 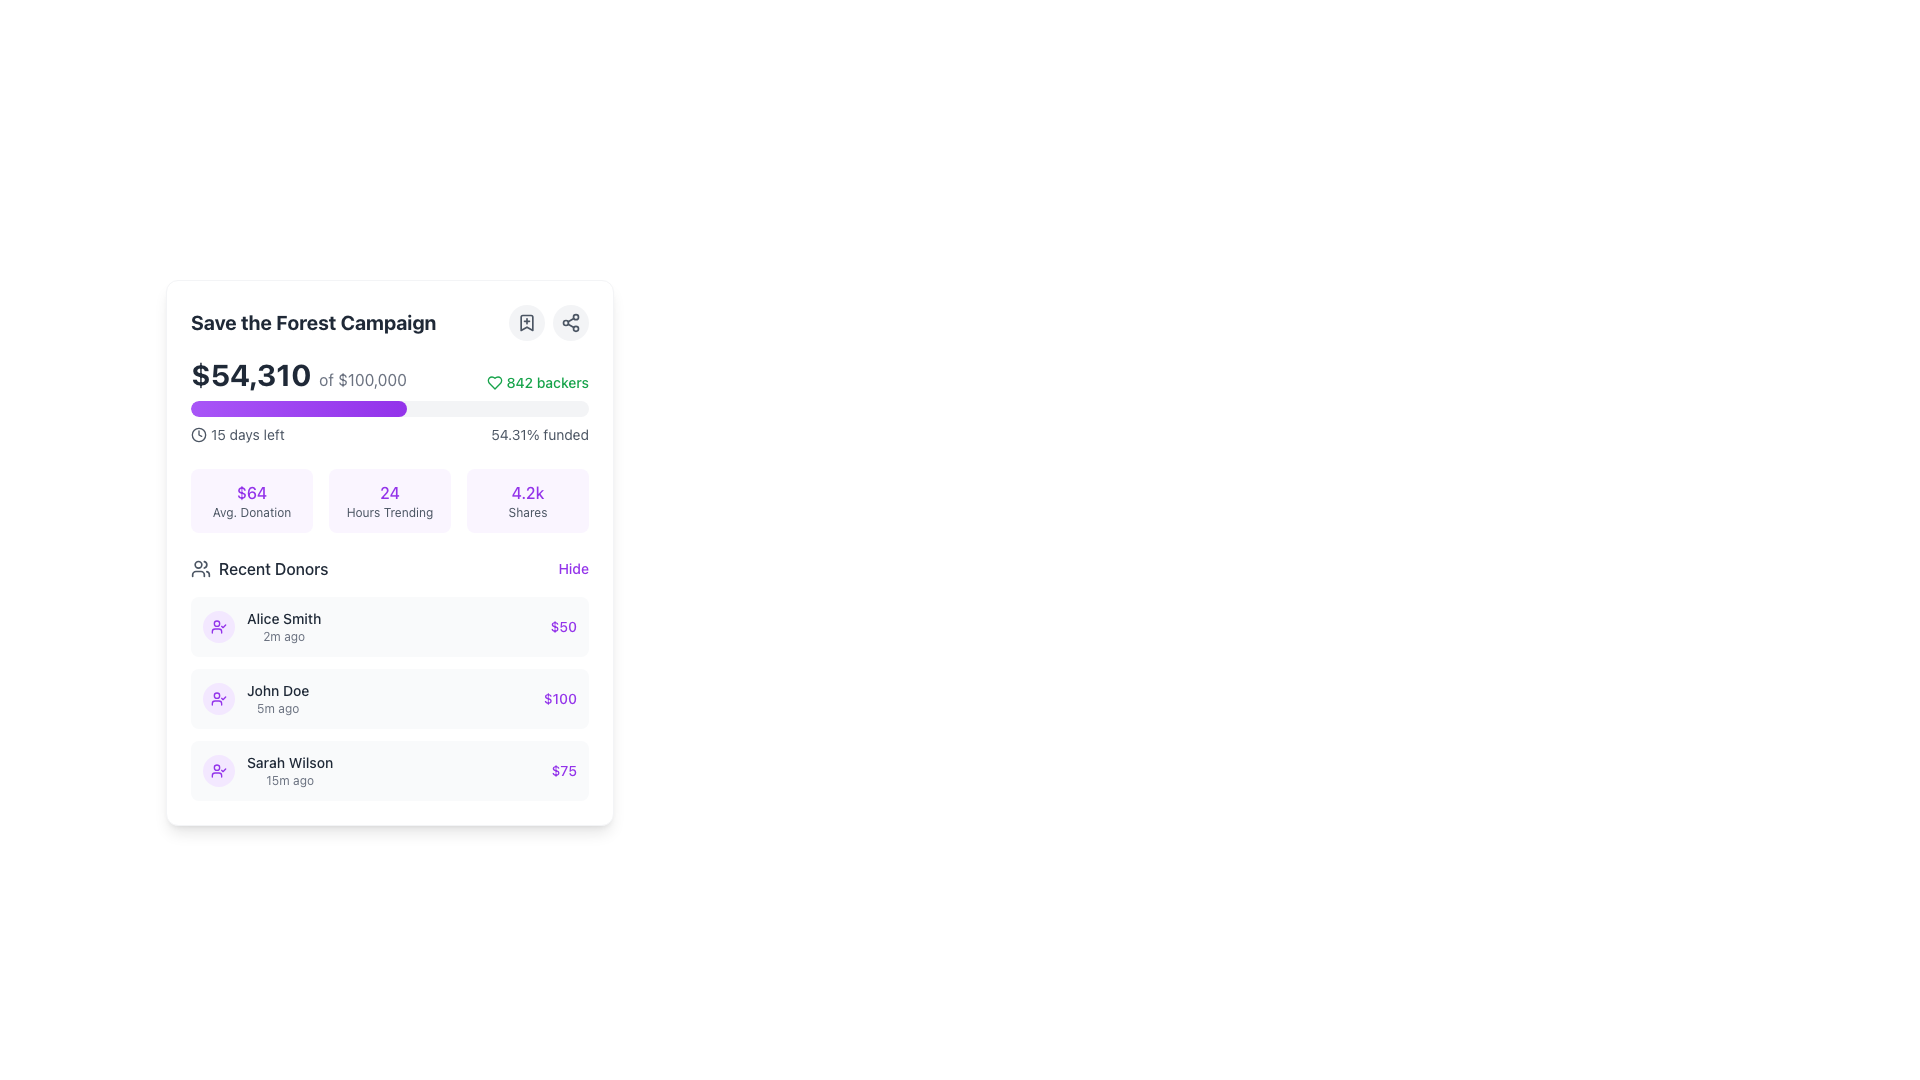 What do you see at coordinates (298, 407) in the screenshot?
I see `the progress indicator styled with a gradient from purple to violet, located under the headline and funding information, representing the filled portion of the progress bar` at bounding box center [298, 407].